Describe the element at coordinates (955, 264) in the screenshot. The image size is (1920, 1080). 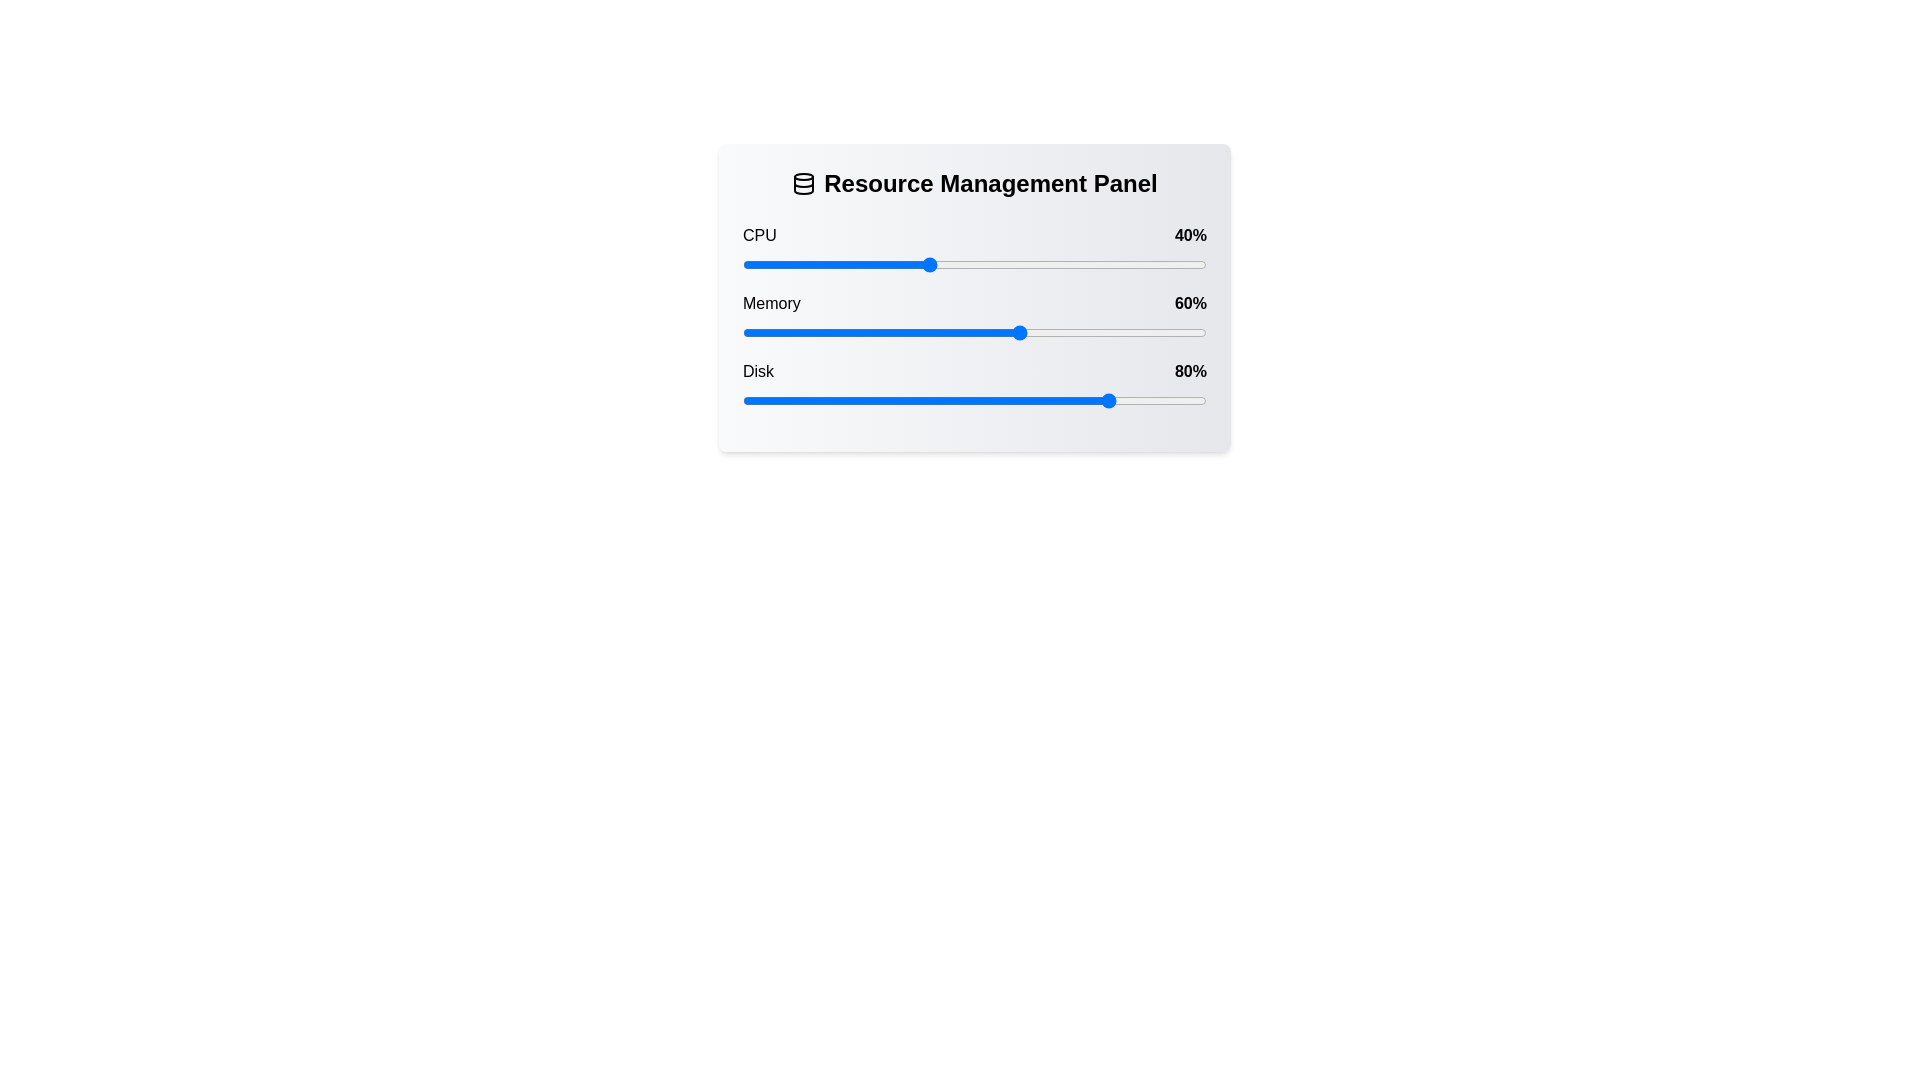
I see `the CPU slider to 46%` at that location.